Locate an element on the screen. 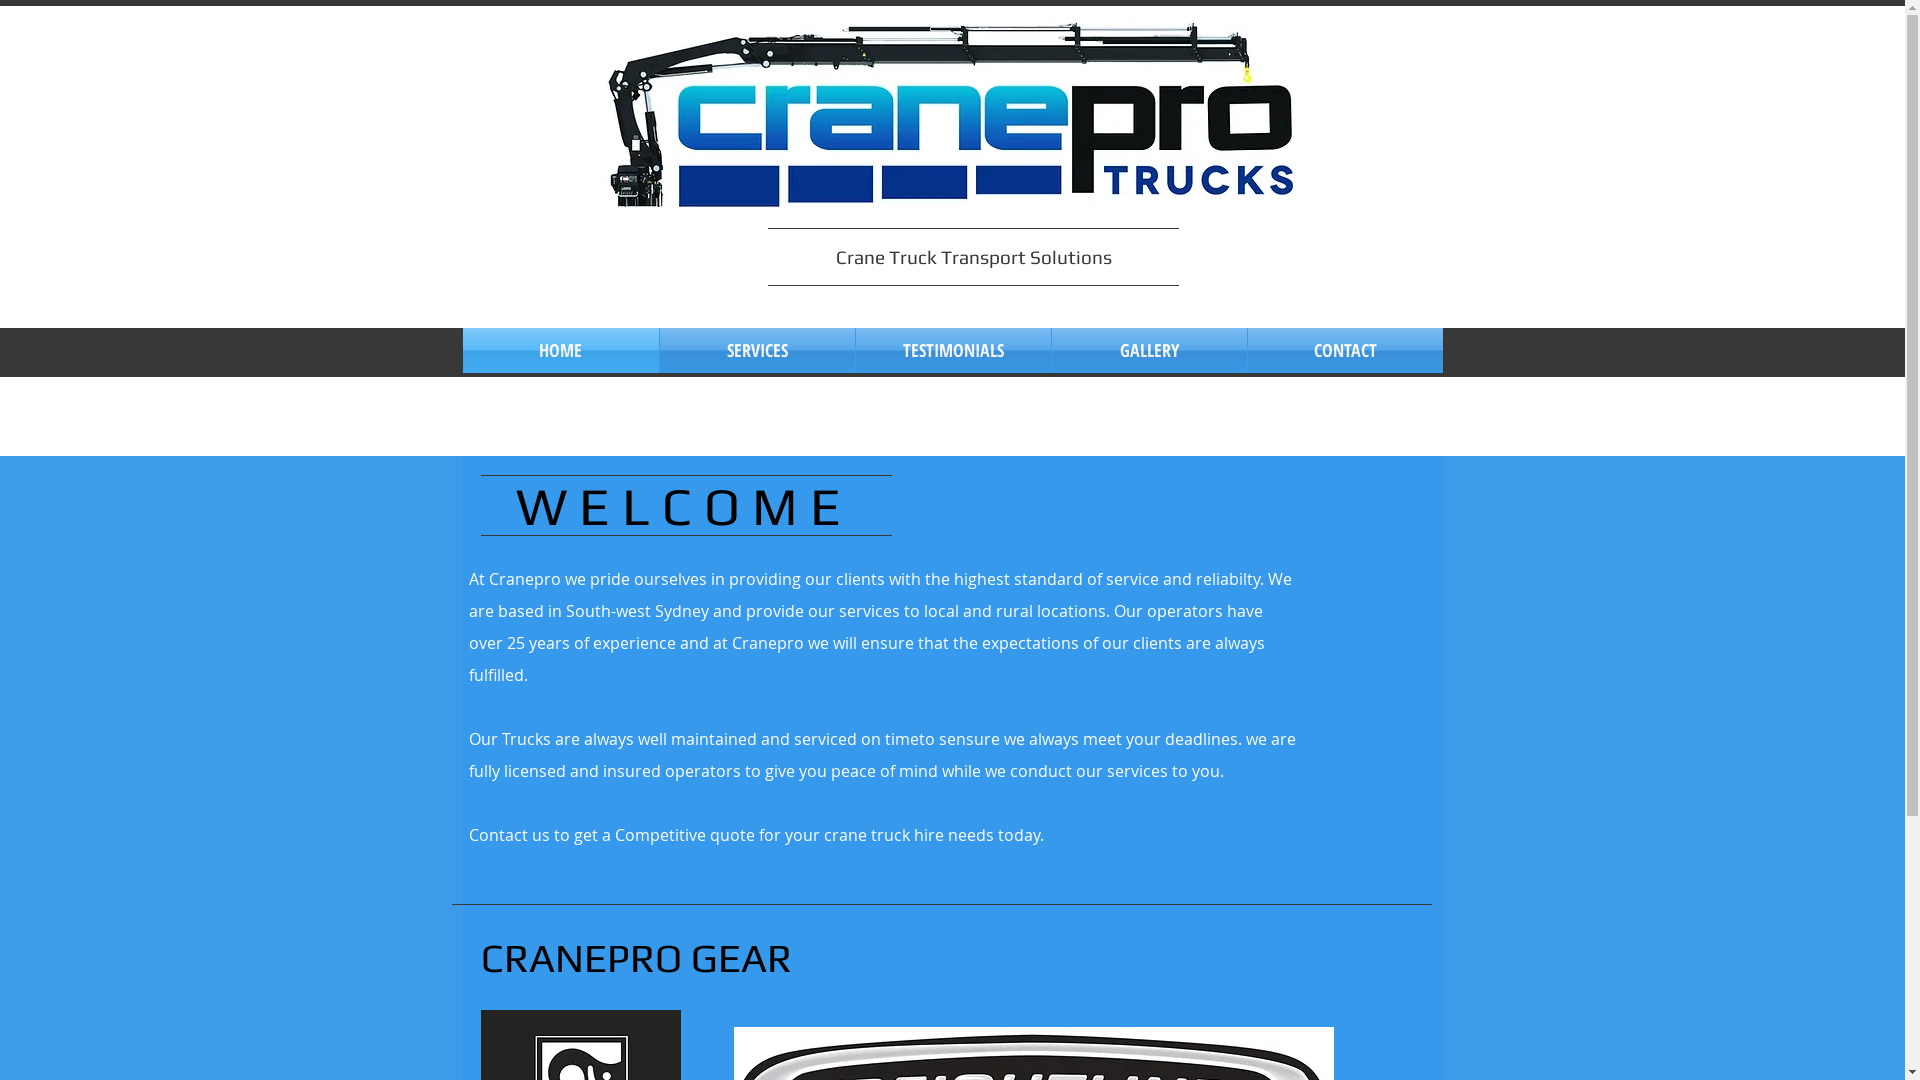  'CRANEPRO GEAR ' is located at coordinates (638, 956).